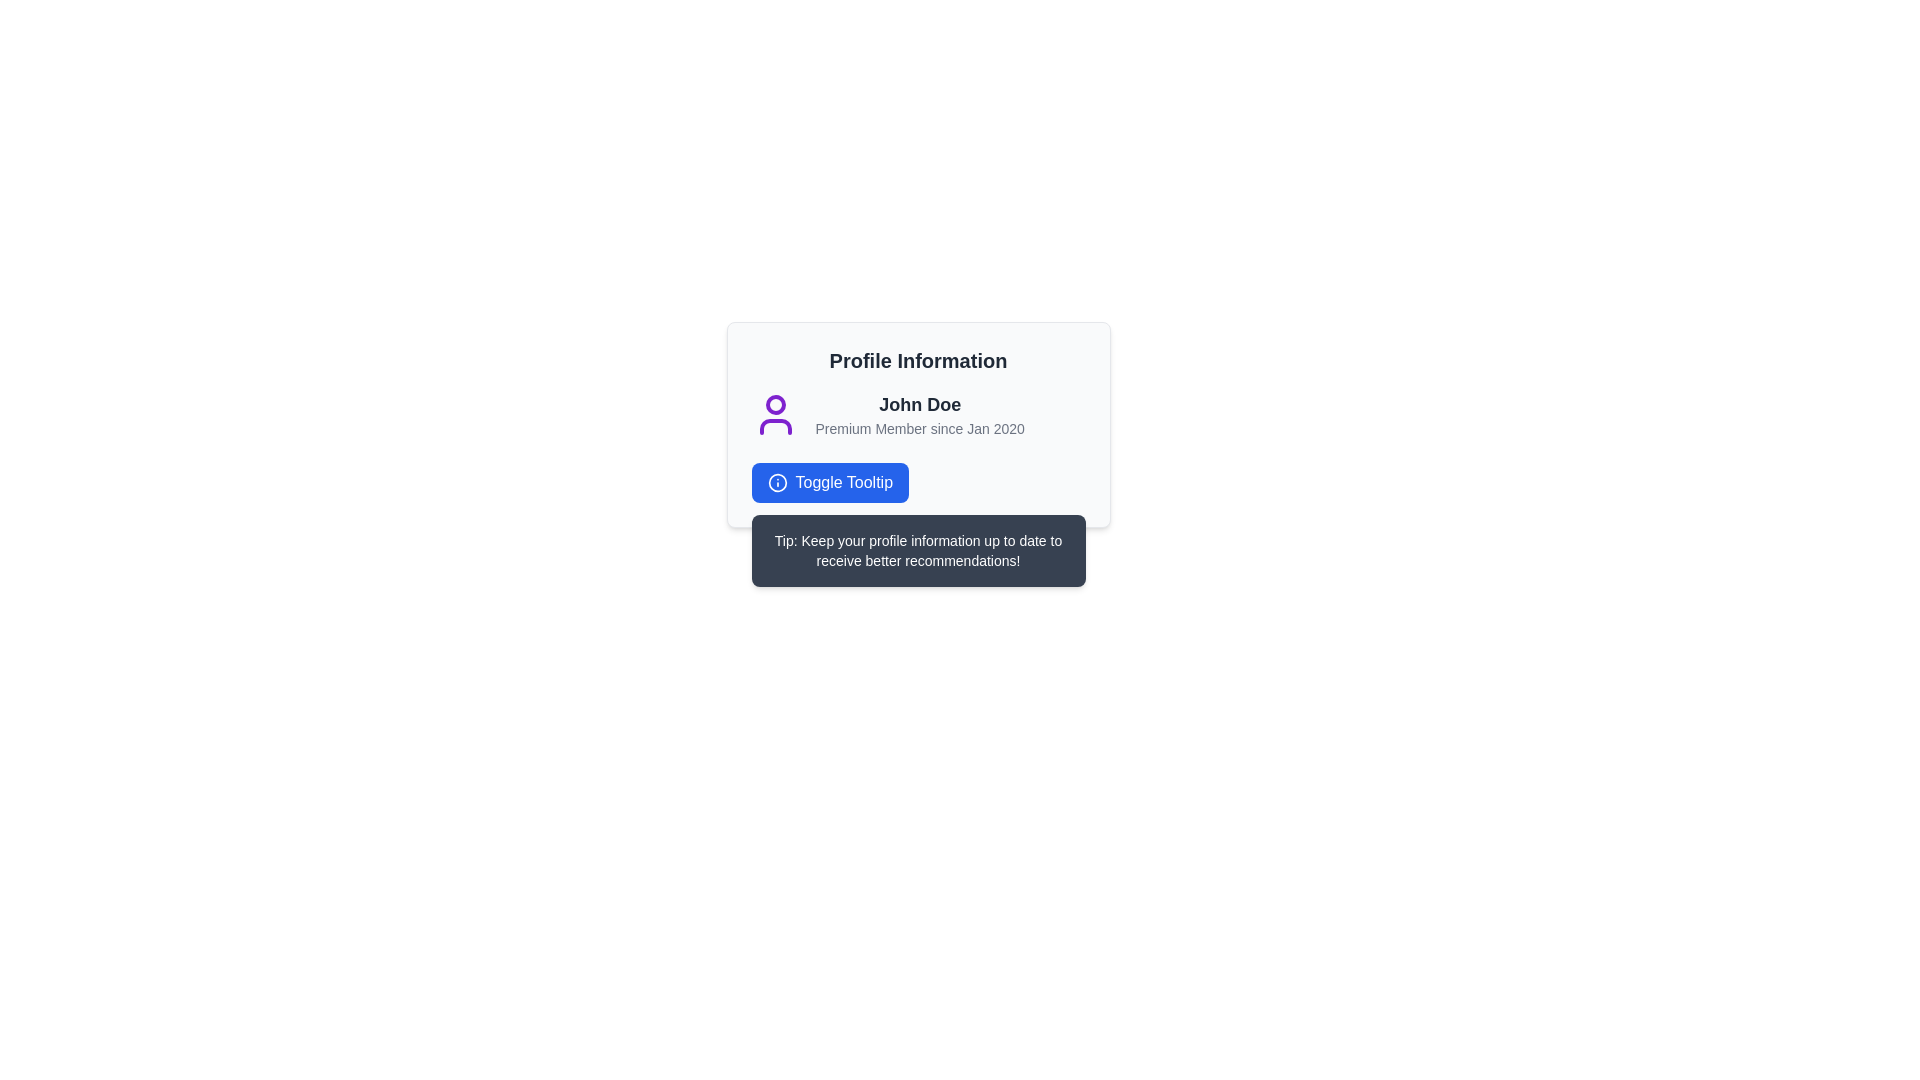 This screenshot has width=1920, height=1080. I want to click on the user profile icon located to the left of 'John Doe' in the 'Profile Information' card, so click(774, 414).